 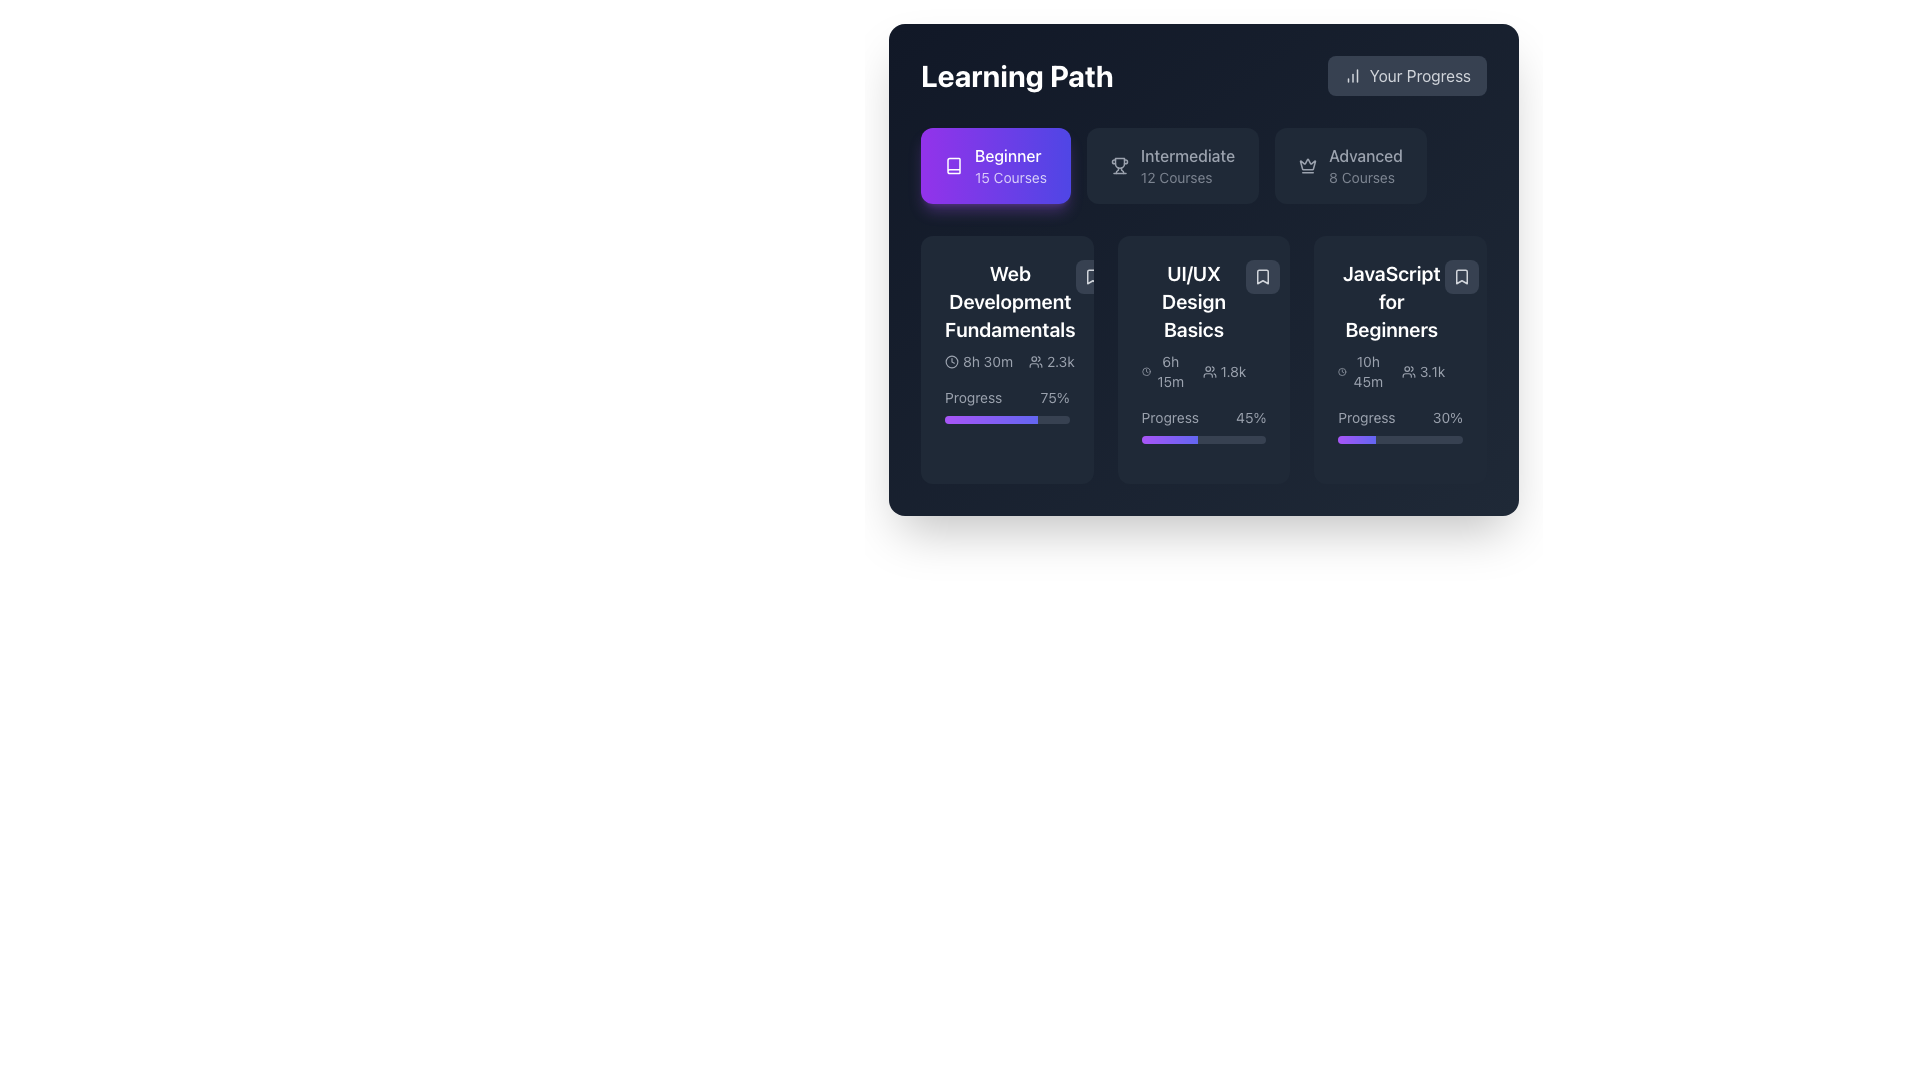 I want to click on the text label displaying '45%' in gray font color, located near the bottom of the 'UI/UX Design Basics' card, to the right of the 'Progress' label, so click(x=1250, y=416).